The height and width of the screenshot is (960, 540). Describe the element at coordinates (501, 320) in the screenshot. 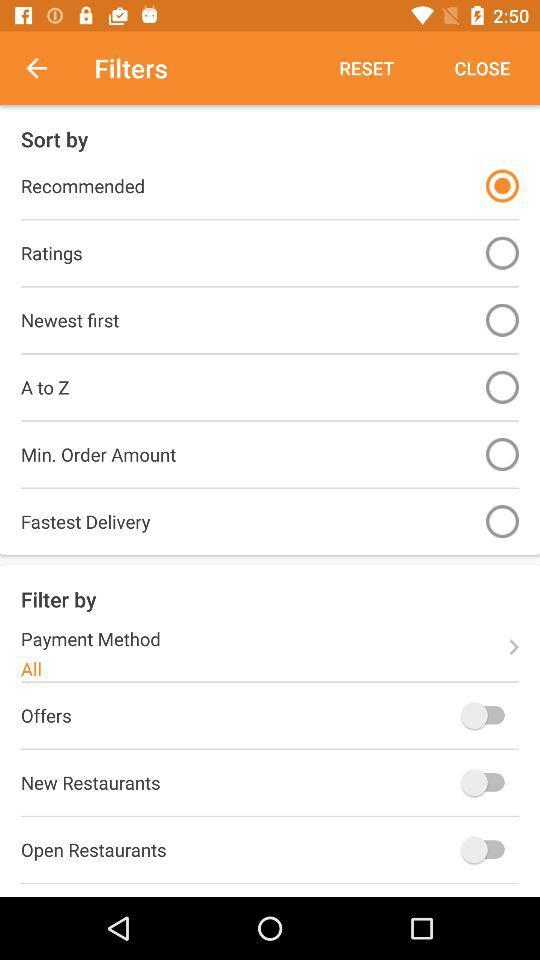

I see `newest first on` at that location.